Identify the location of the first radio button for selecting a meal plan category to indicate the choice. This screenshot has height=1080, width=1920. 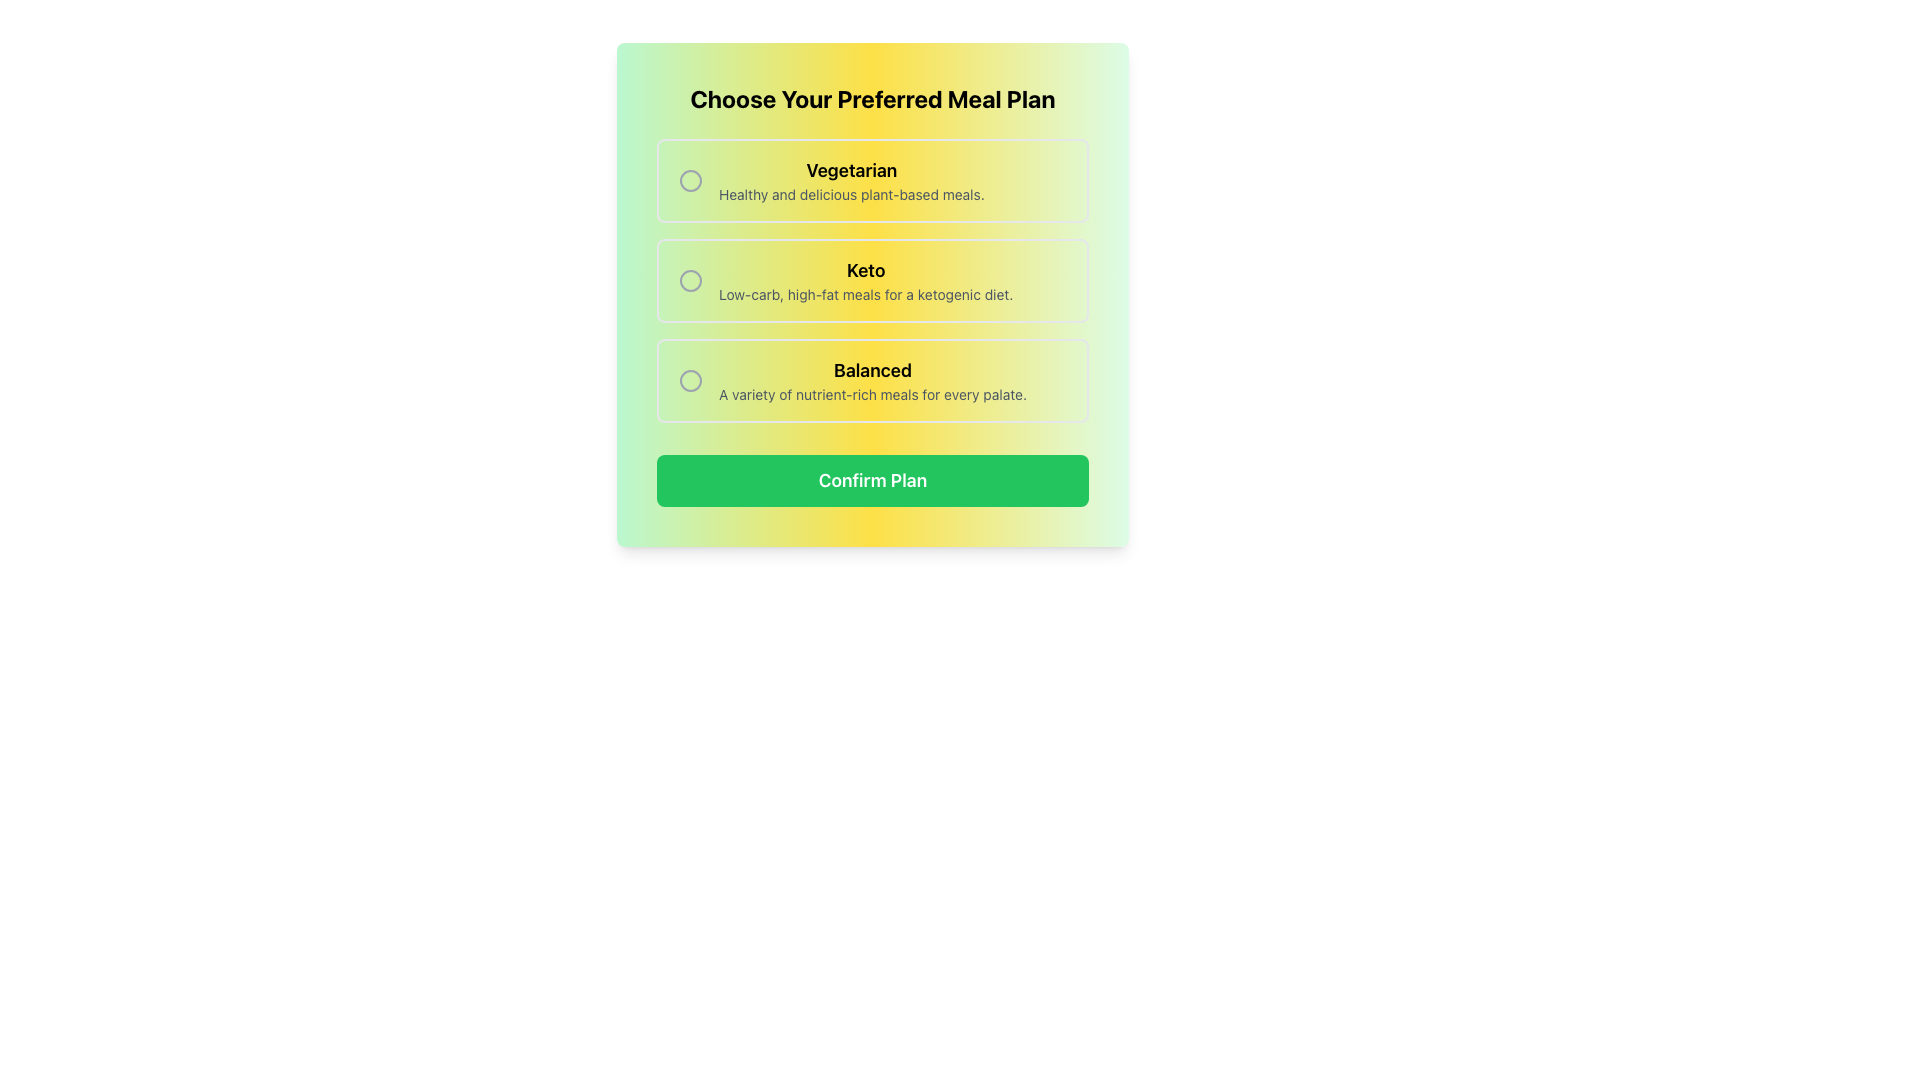
(873, 181).